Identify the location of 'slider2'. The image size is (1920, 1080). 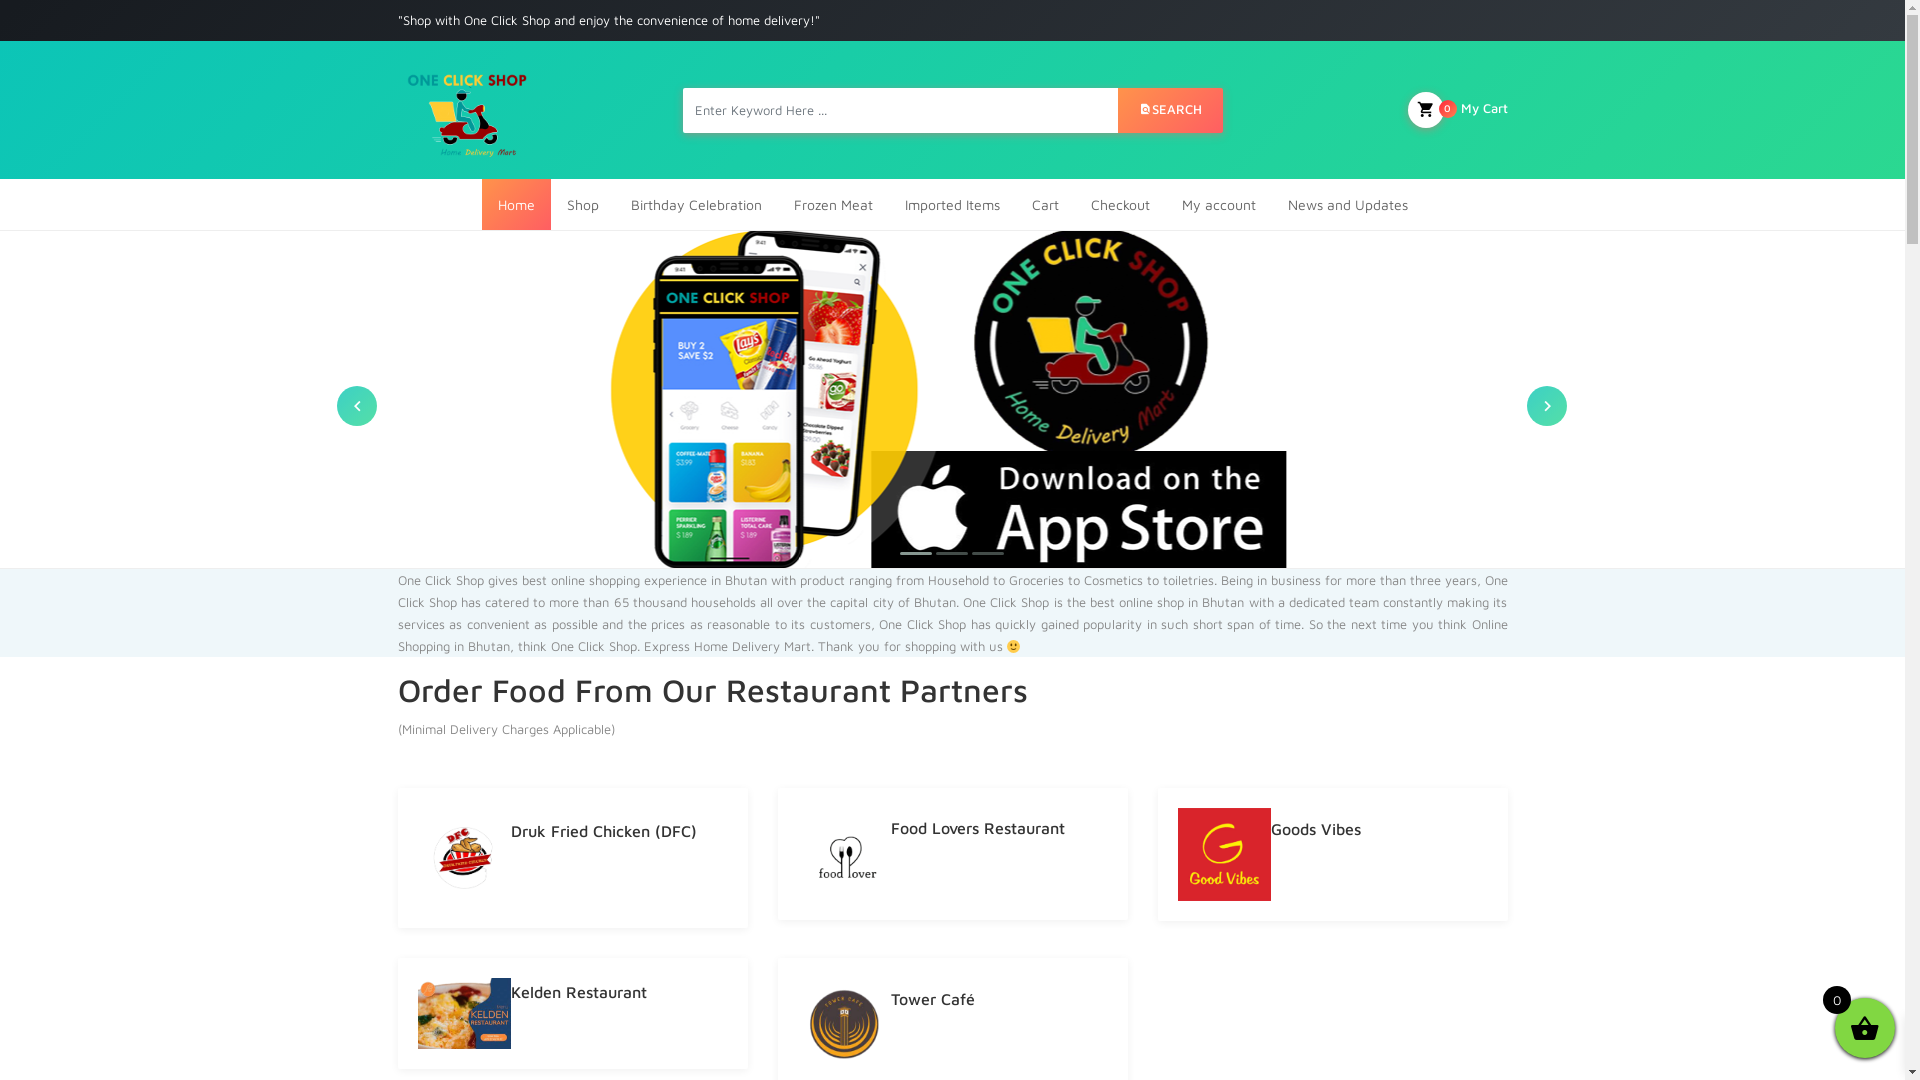
(767, 397).